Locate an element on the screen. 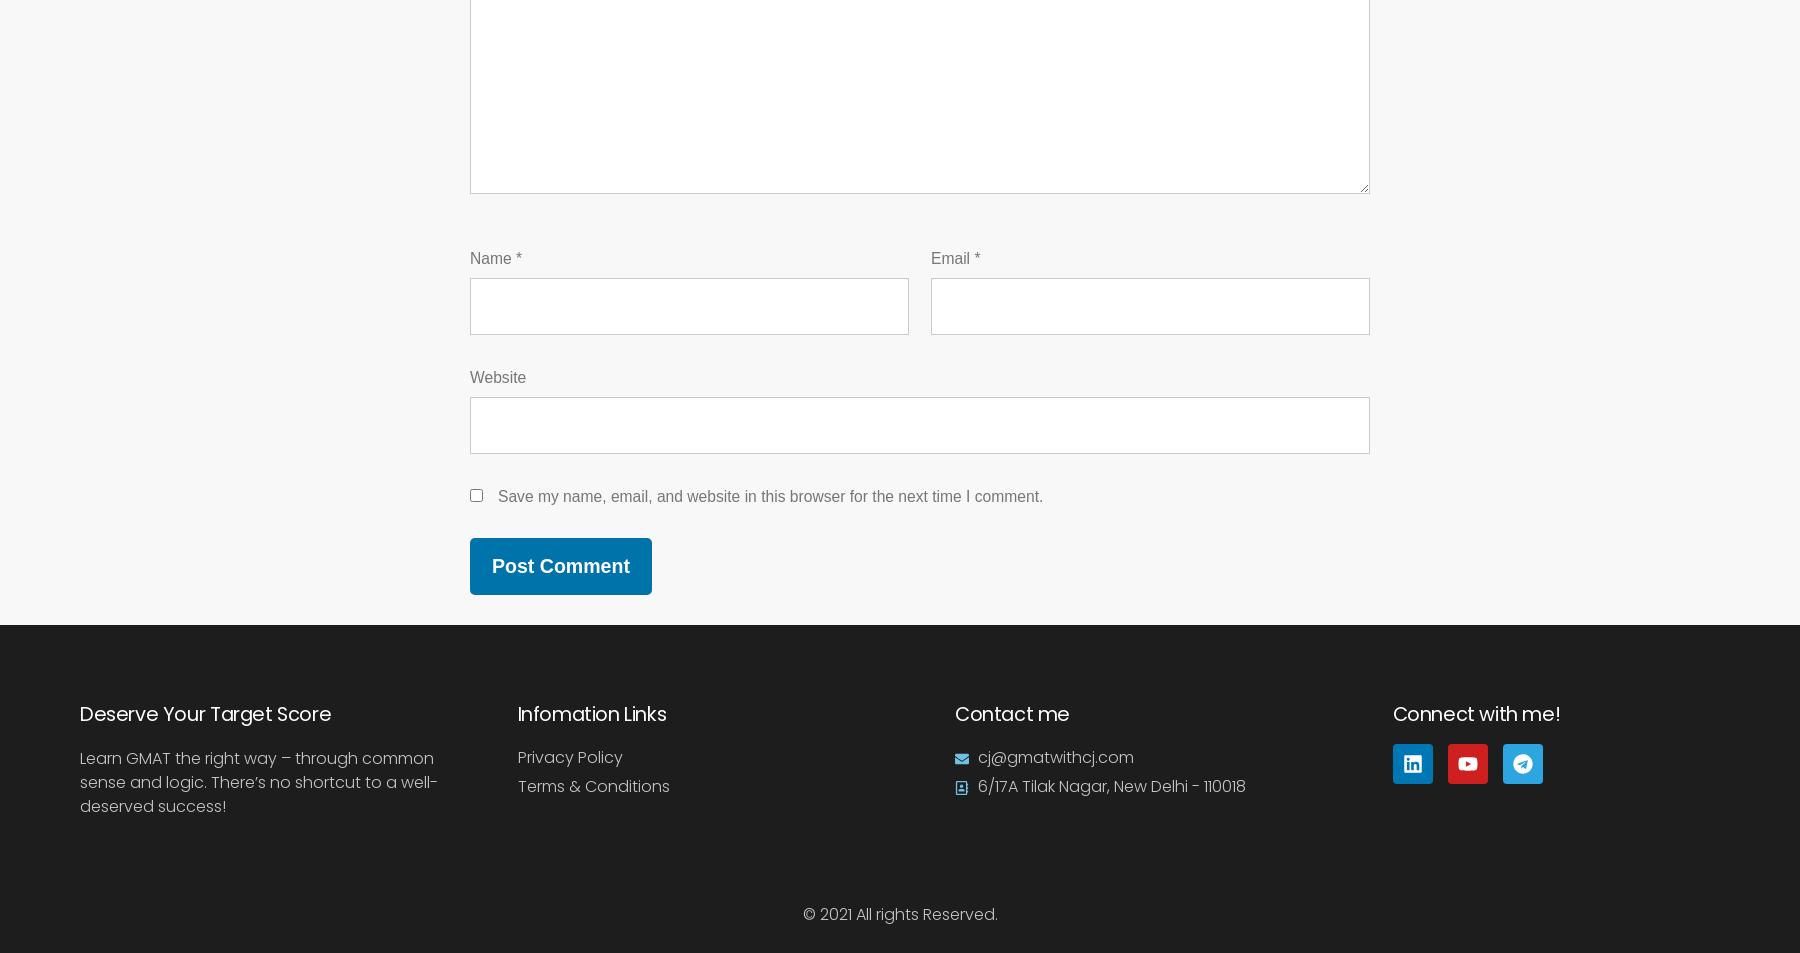  'Terms & Conditions' is located at coordinates (592, 785).